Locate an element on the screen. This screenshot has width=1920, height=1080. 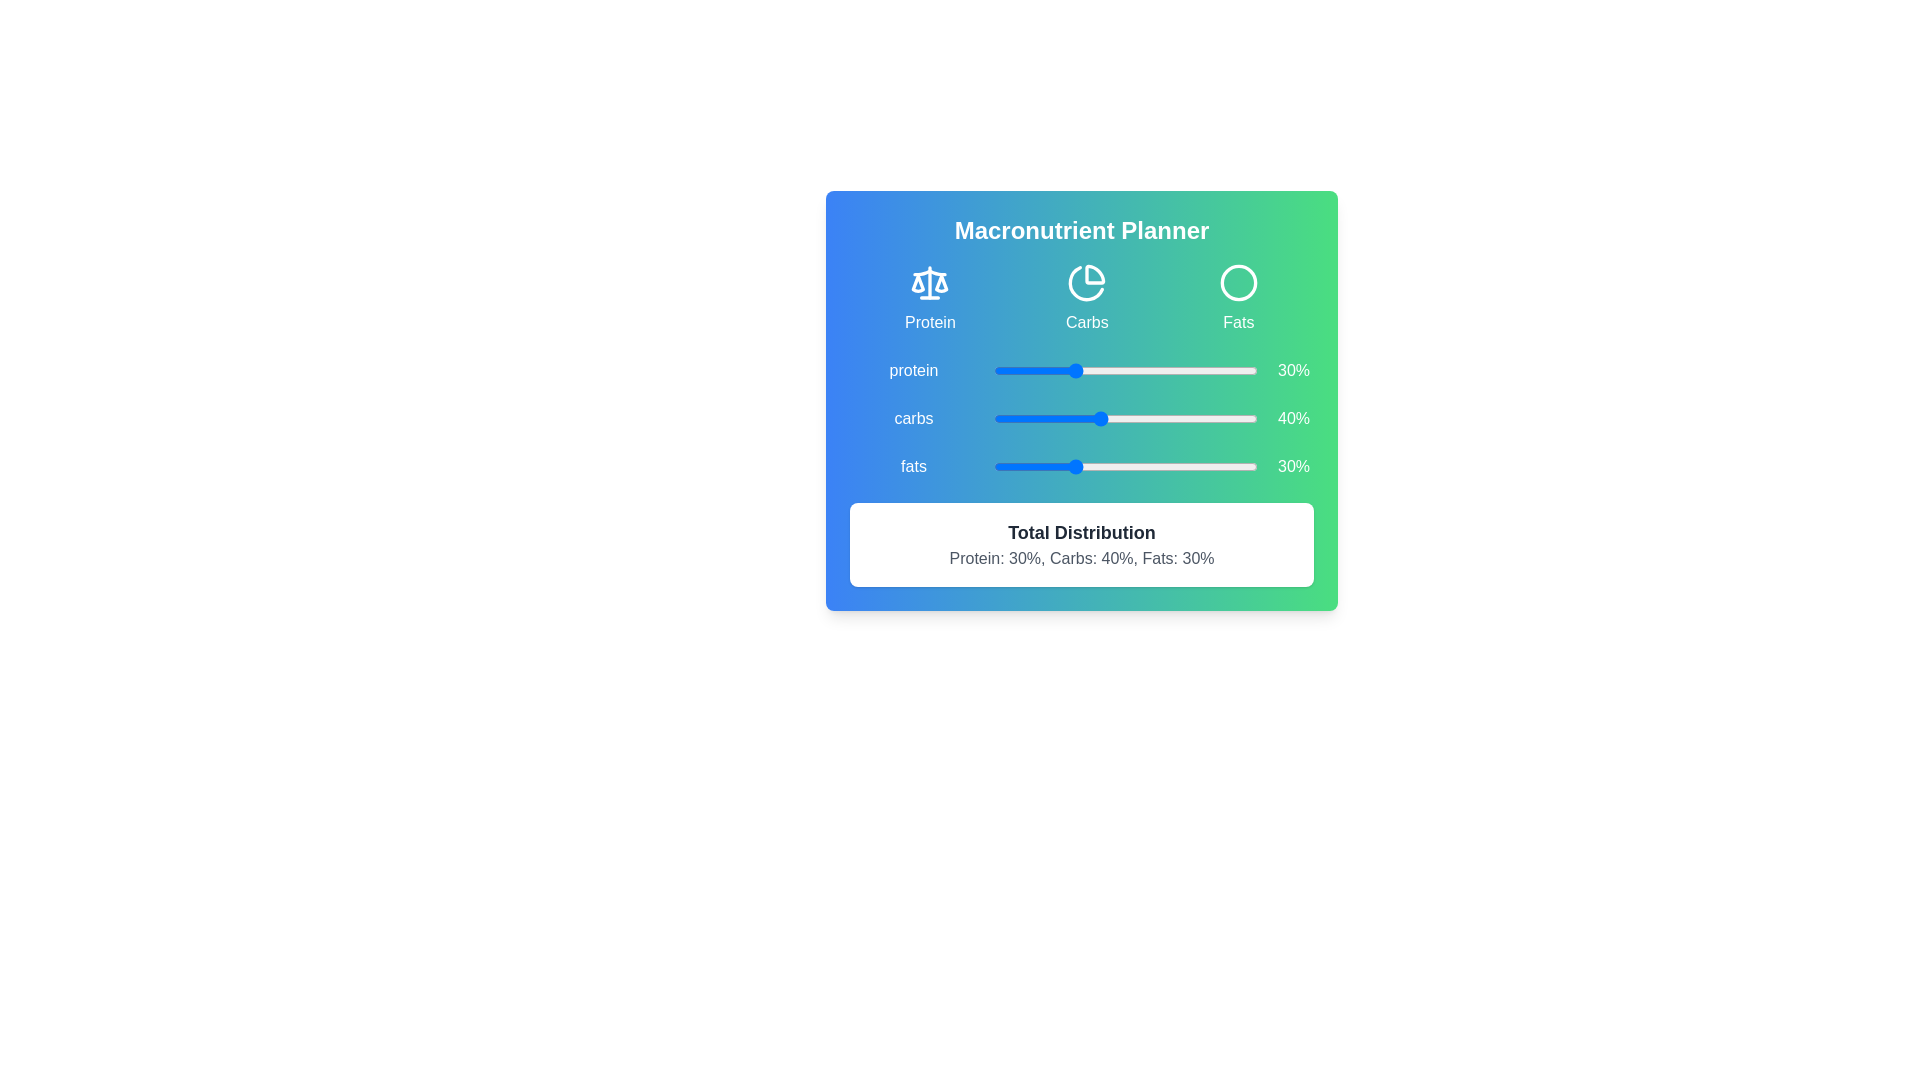
the blue-colored icon resembling a balanced scale located in the top-left region of the 'Macronutrient Planner' box, above the 'Protein' text is located at coordinates (929, 282).